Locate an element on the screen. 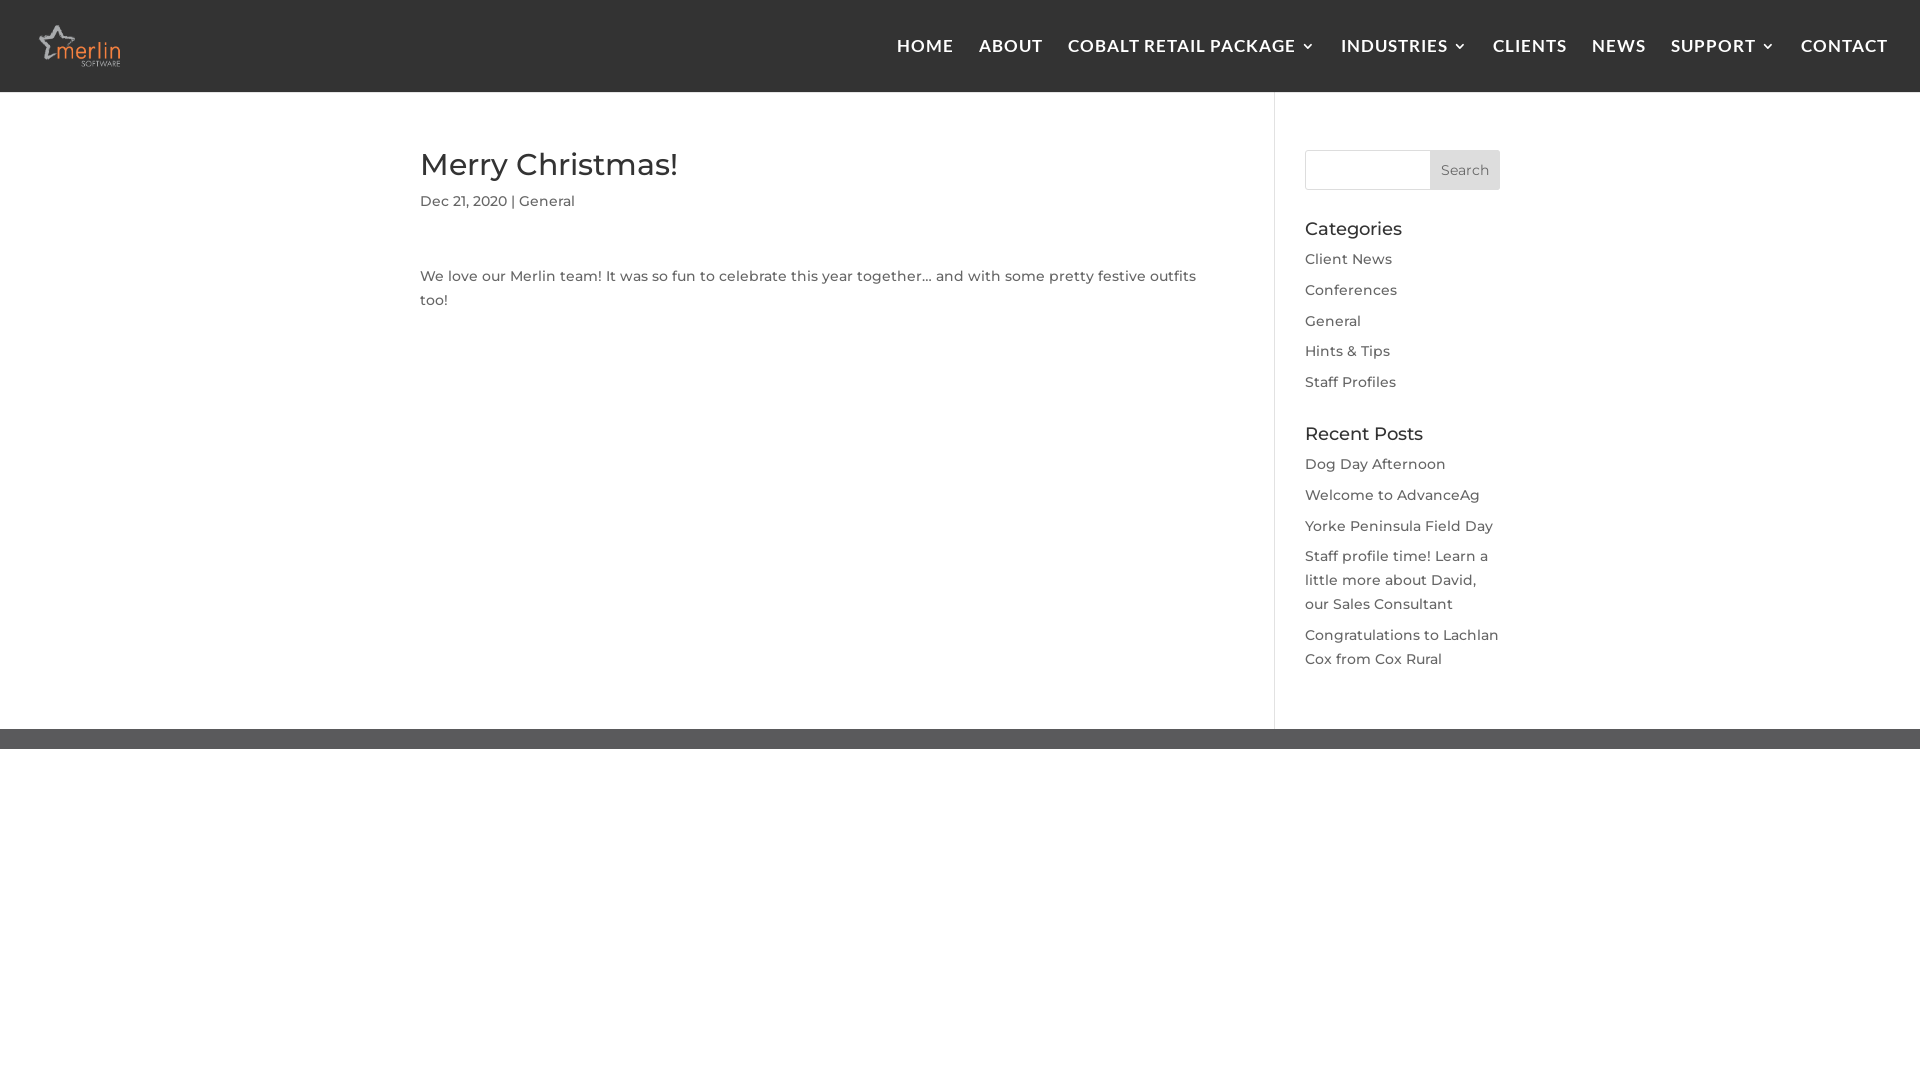  'Yorke Peninsula Field Day' is located at coordinates (1305, 524).